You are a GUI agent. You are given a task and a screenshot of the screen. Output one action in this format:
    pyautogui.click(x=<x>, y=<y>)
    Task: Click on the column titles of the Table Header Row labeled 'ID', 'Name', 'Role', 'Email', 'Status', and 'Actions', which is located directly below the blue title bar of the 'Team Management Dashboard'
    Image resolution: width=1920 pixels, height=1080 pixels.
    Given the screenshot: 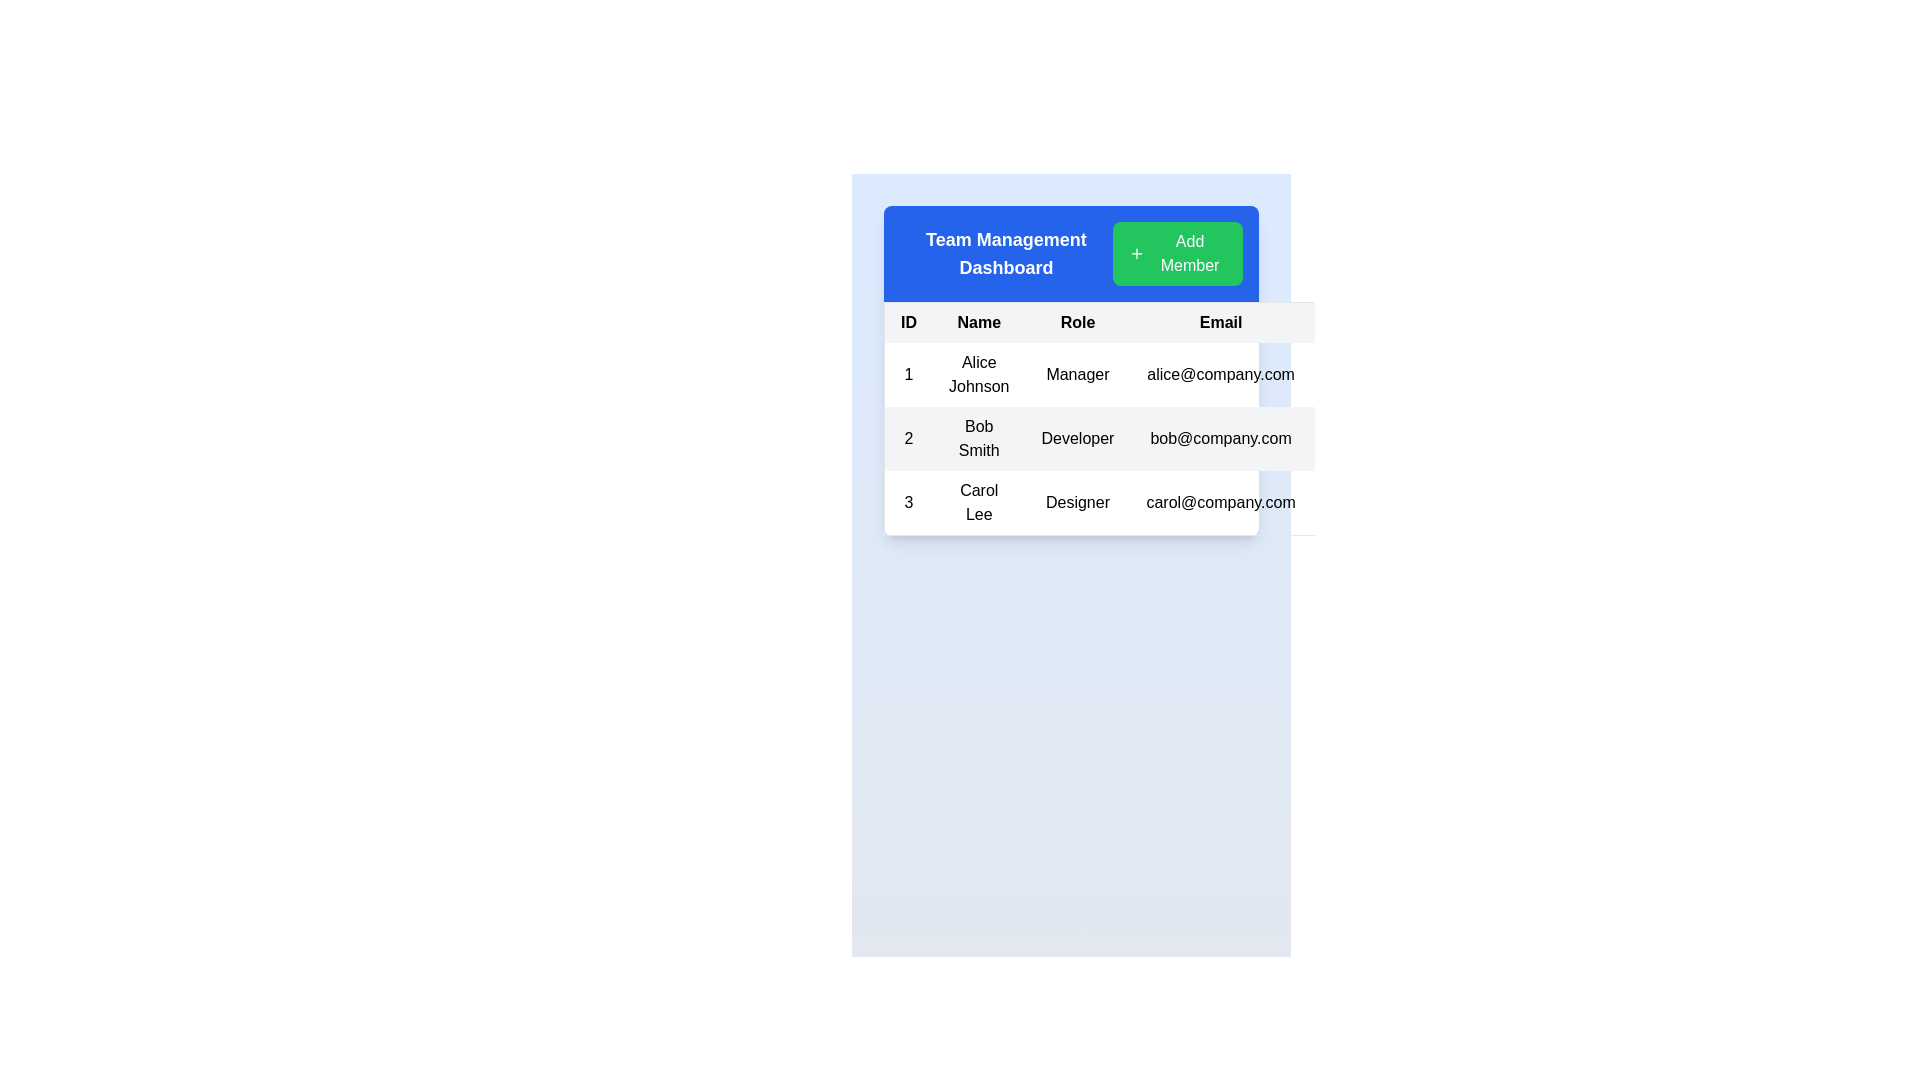 What is the action you would take?
    pyautogui.click(x=1192, y=321)
    